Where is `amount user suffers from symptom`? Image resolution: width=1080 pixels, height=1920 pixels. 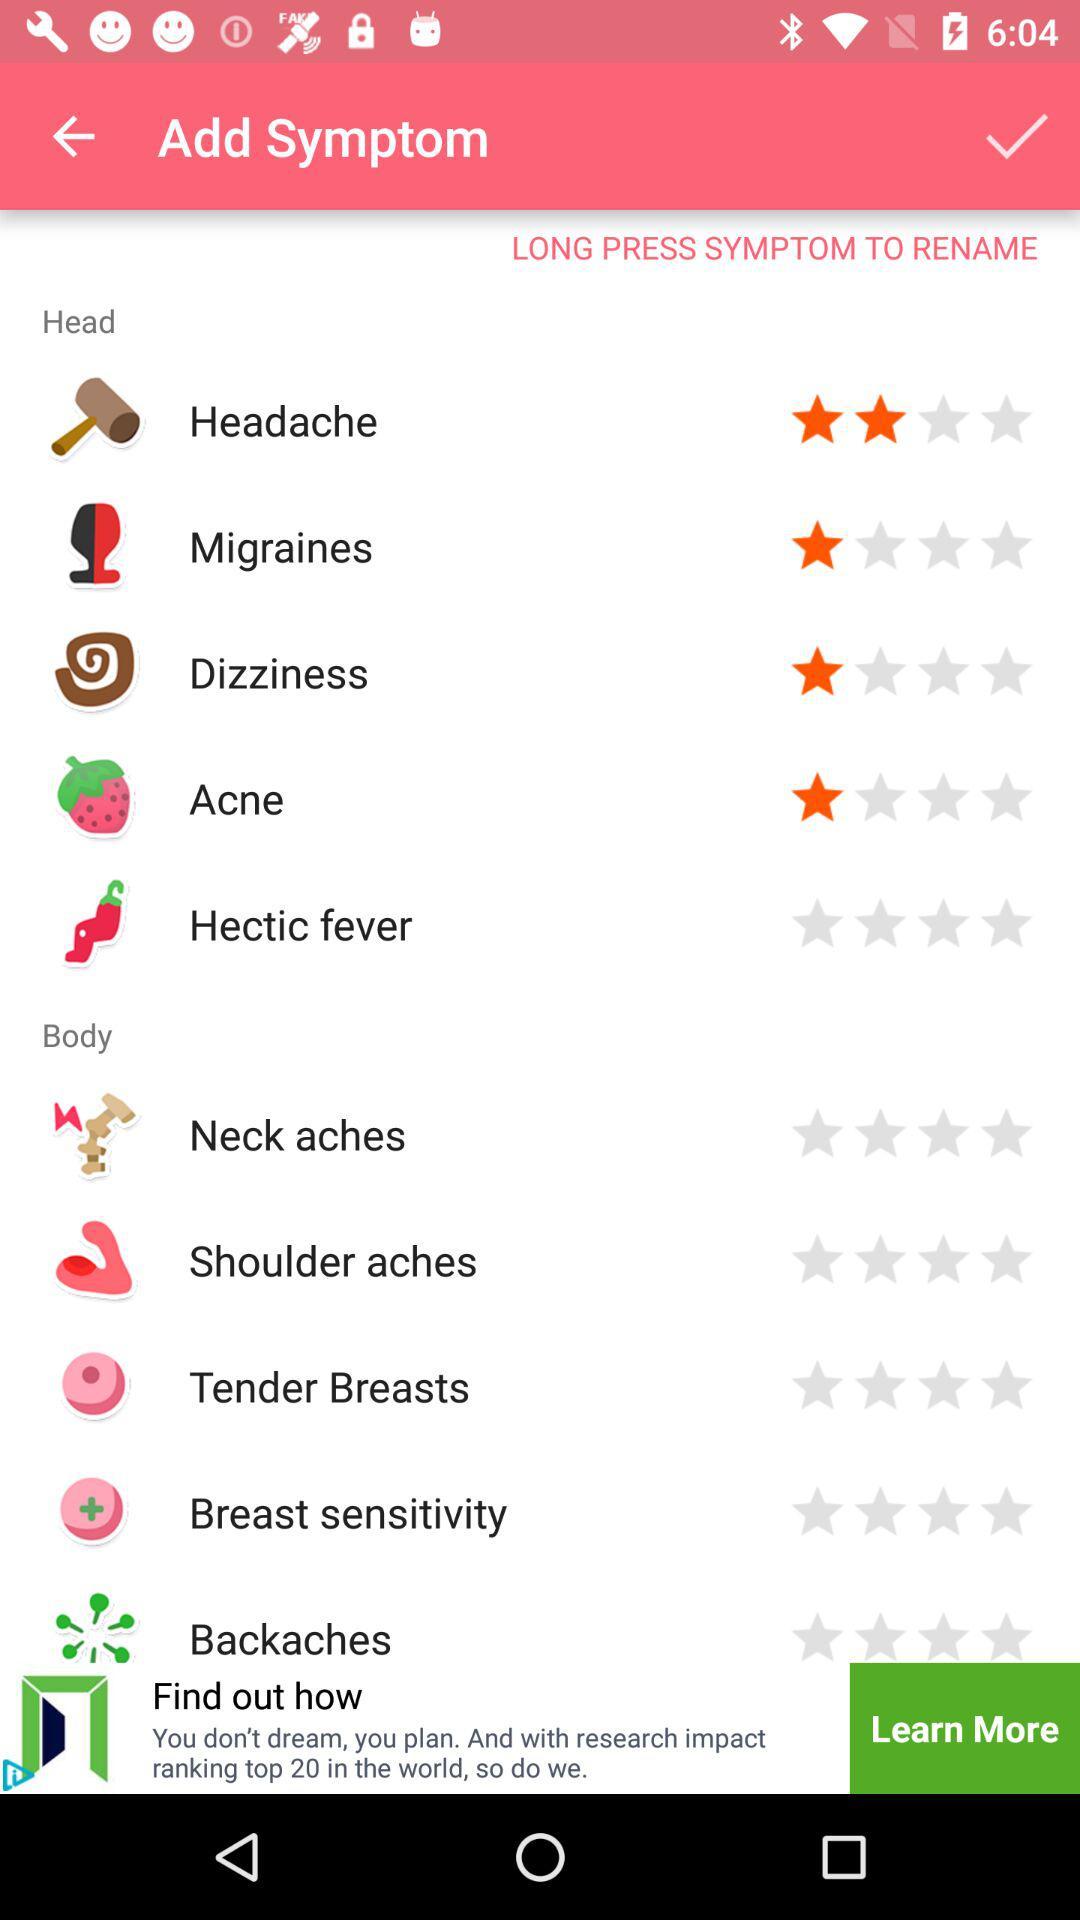 amount user suffers from symptom is located at coordinates (817, 796).